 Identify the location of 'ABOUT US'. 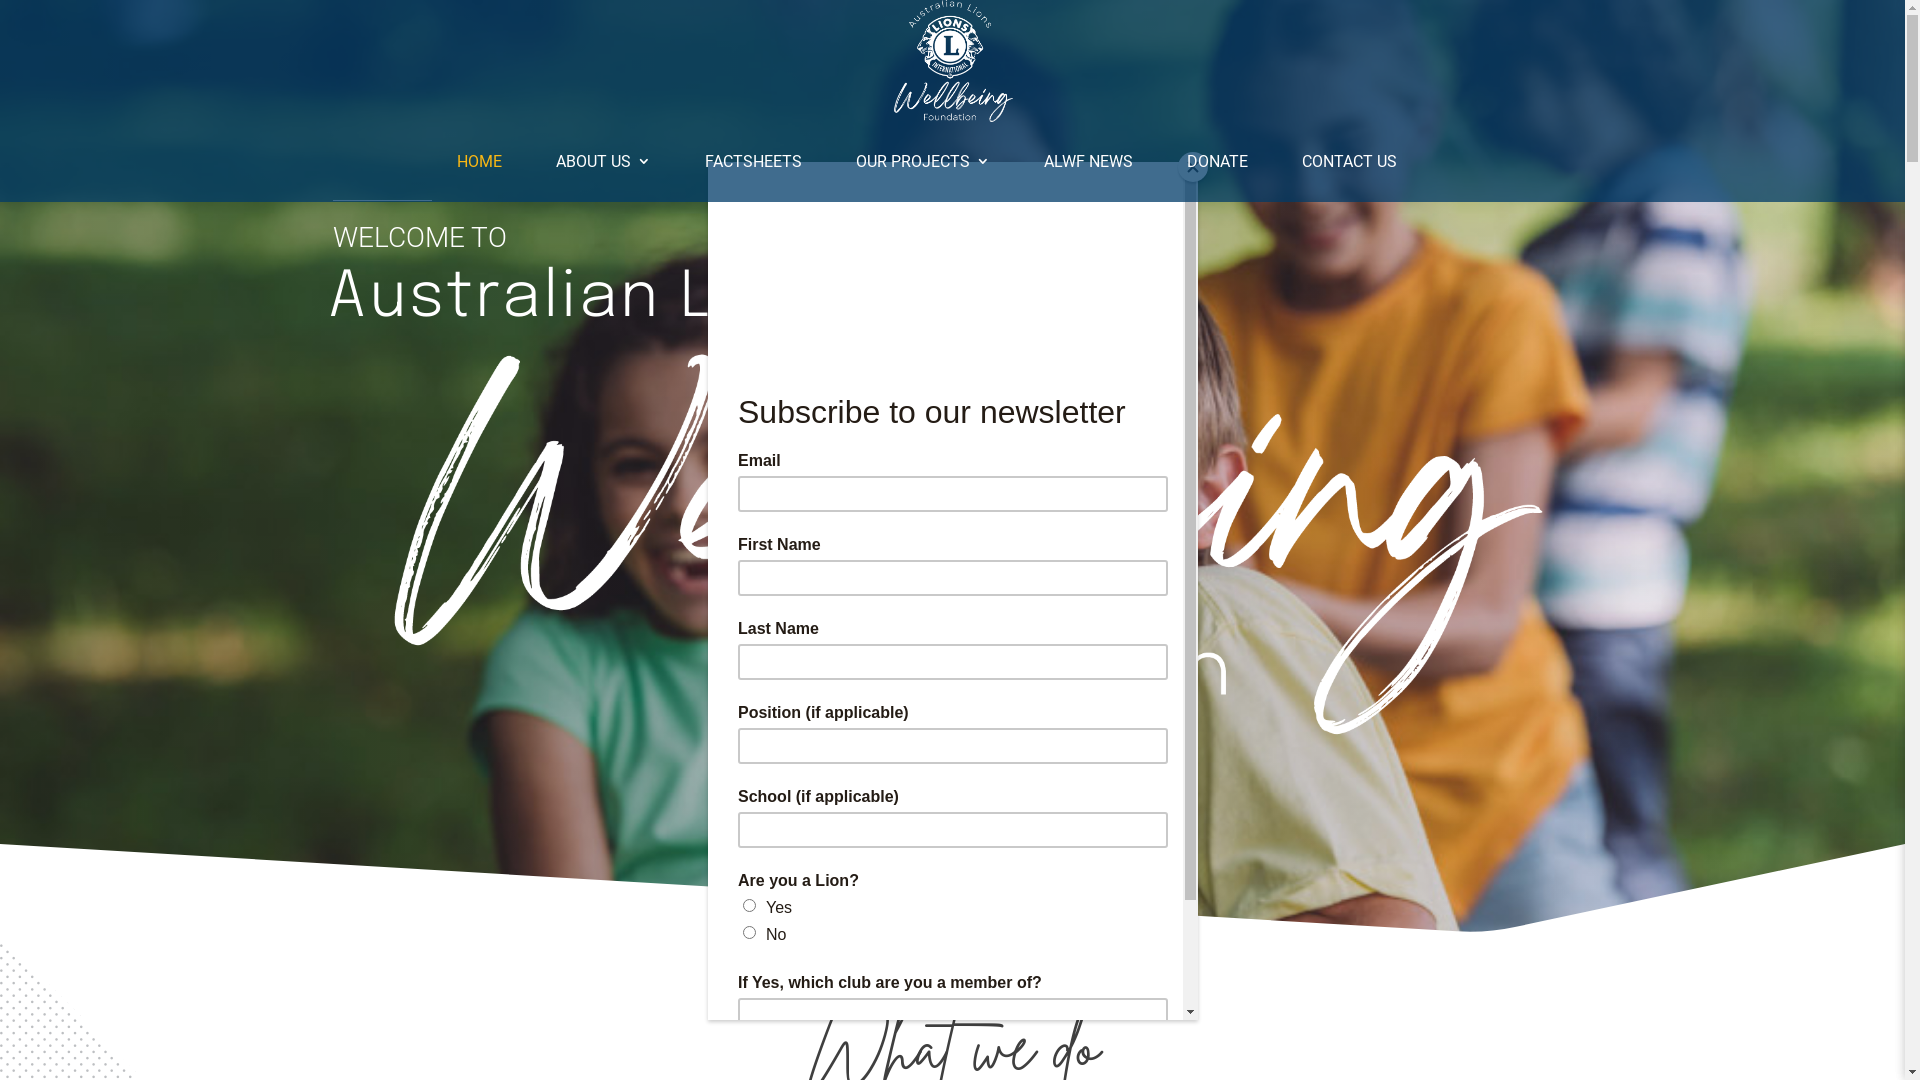
(602, 161).